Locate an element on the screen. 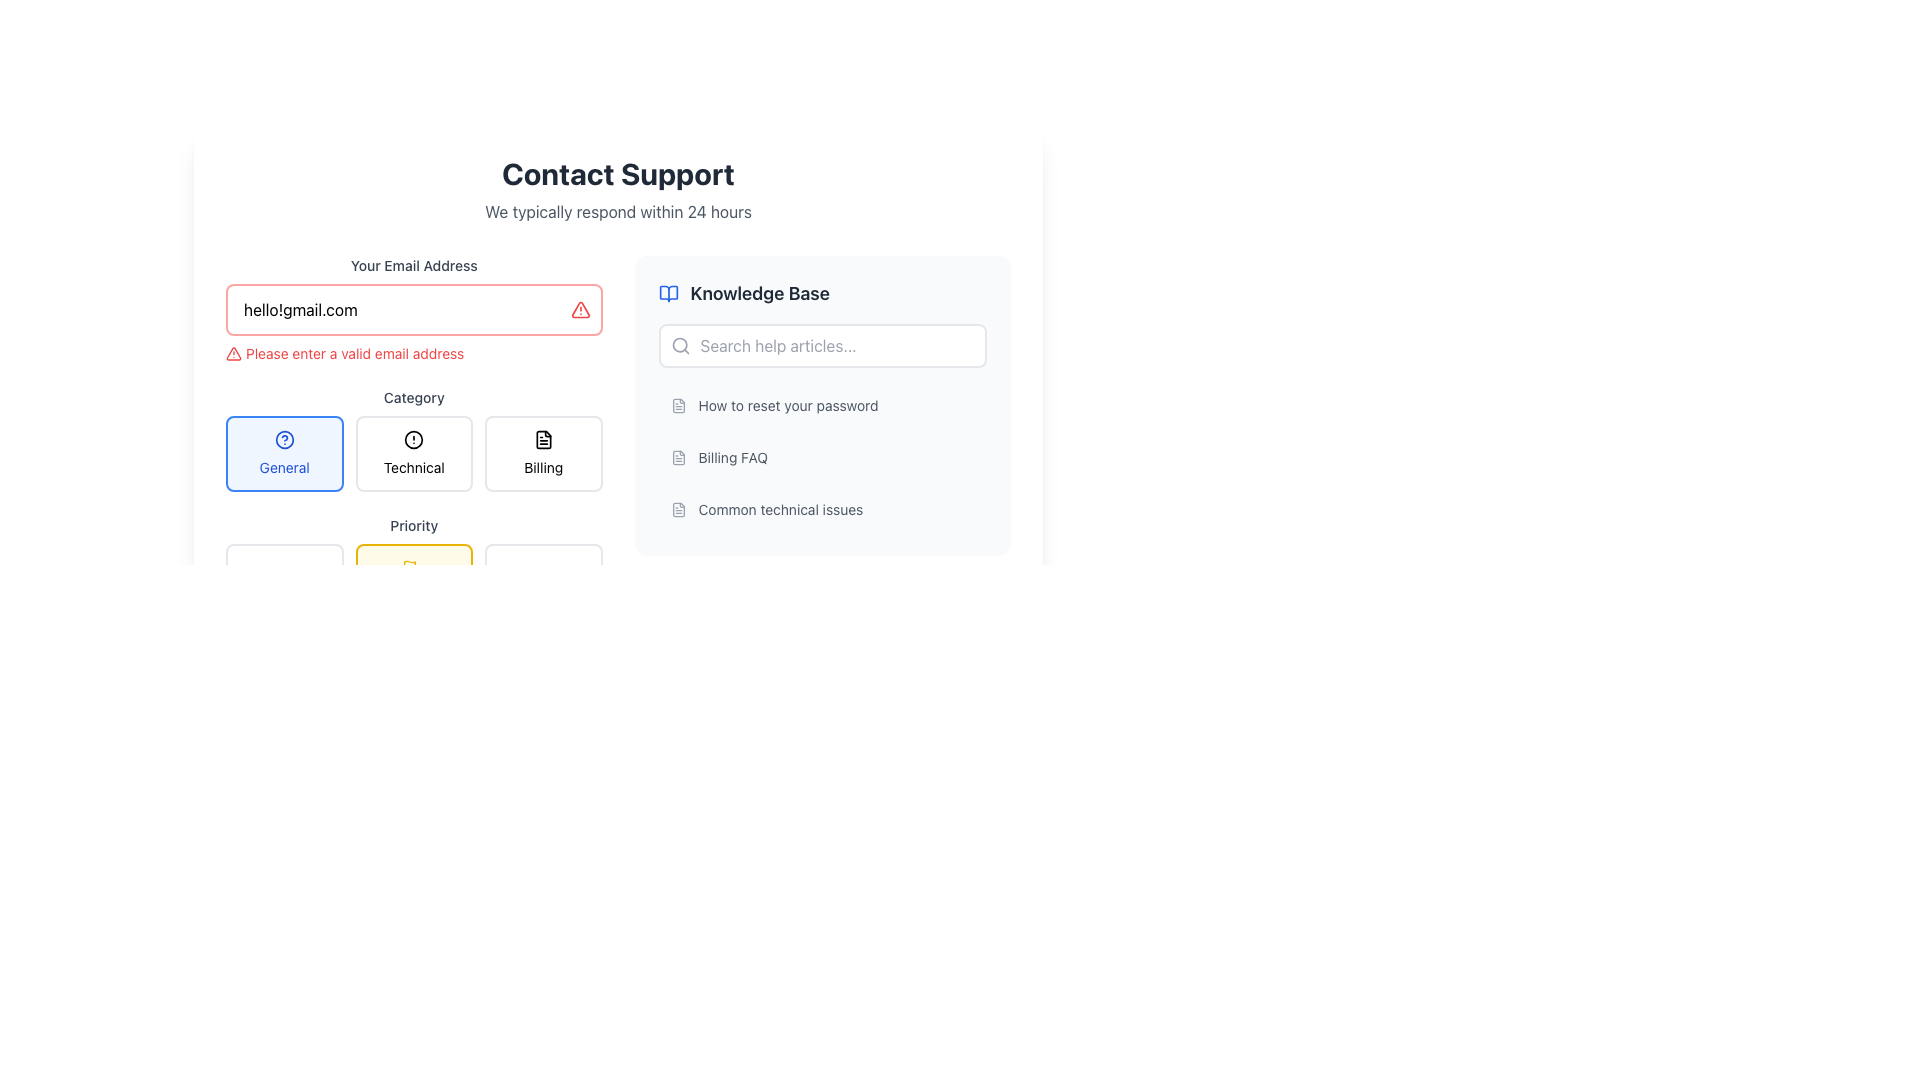 This screenshot has width=1920, height=1080. the 'Billing FAQ' button, which is the second item in the list of help topics within the 'Knowledge Base' section is located at coordinates (822, 458).